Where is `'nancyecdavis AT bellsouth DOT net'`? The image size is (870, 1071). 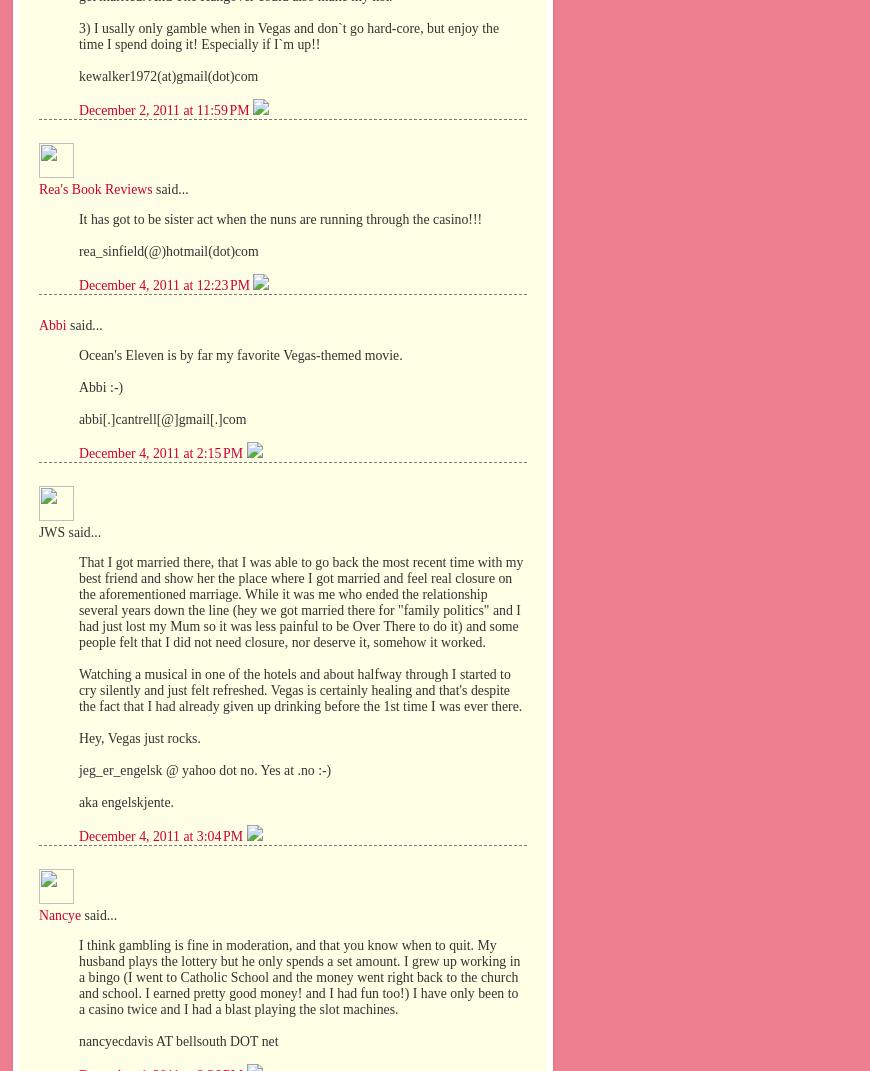
'nancyecdavis AT bellsouth DOT net' is located at coordinates (177, 1040).